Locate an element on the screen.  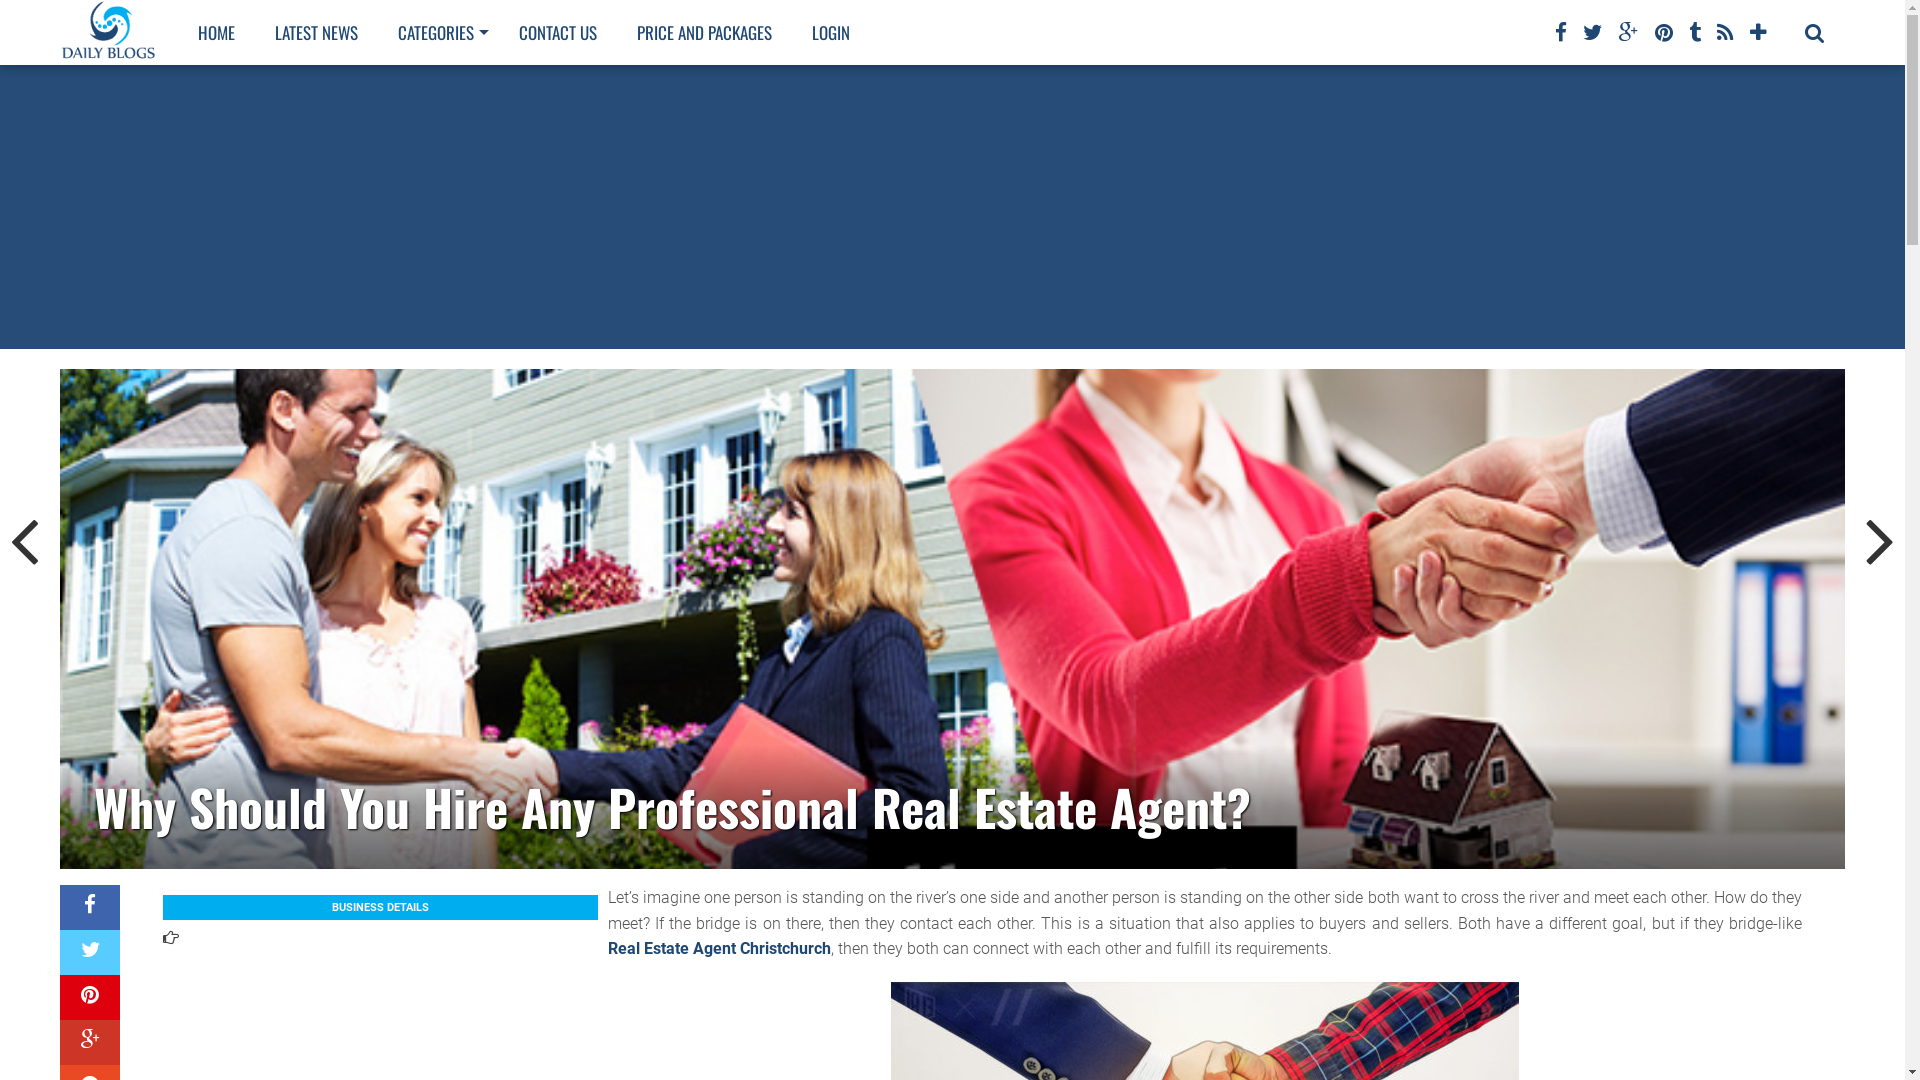
'LATEST NEWS' is located at coordinates (315, 32).